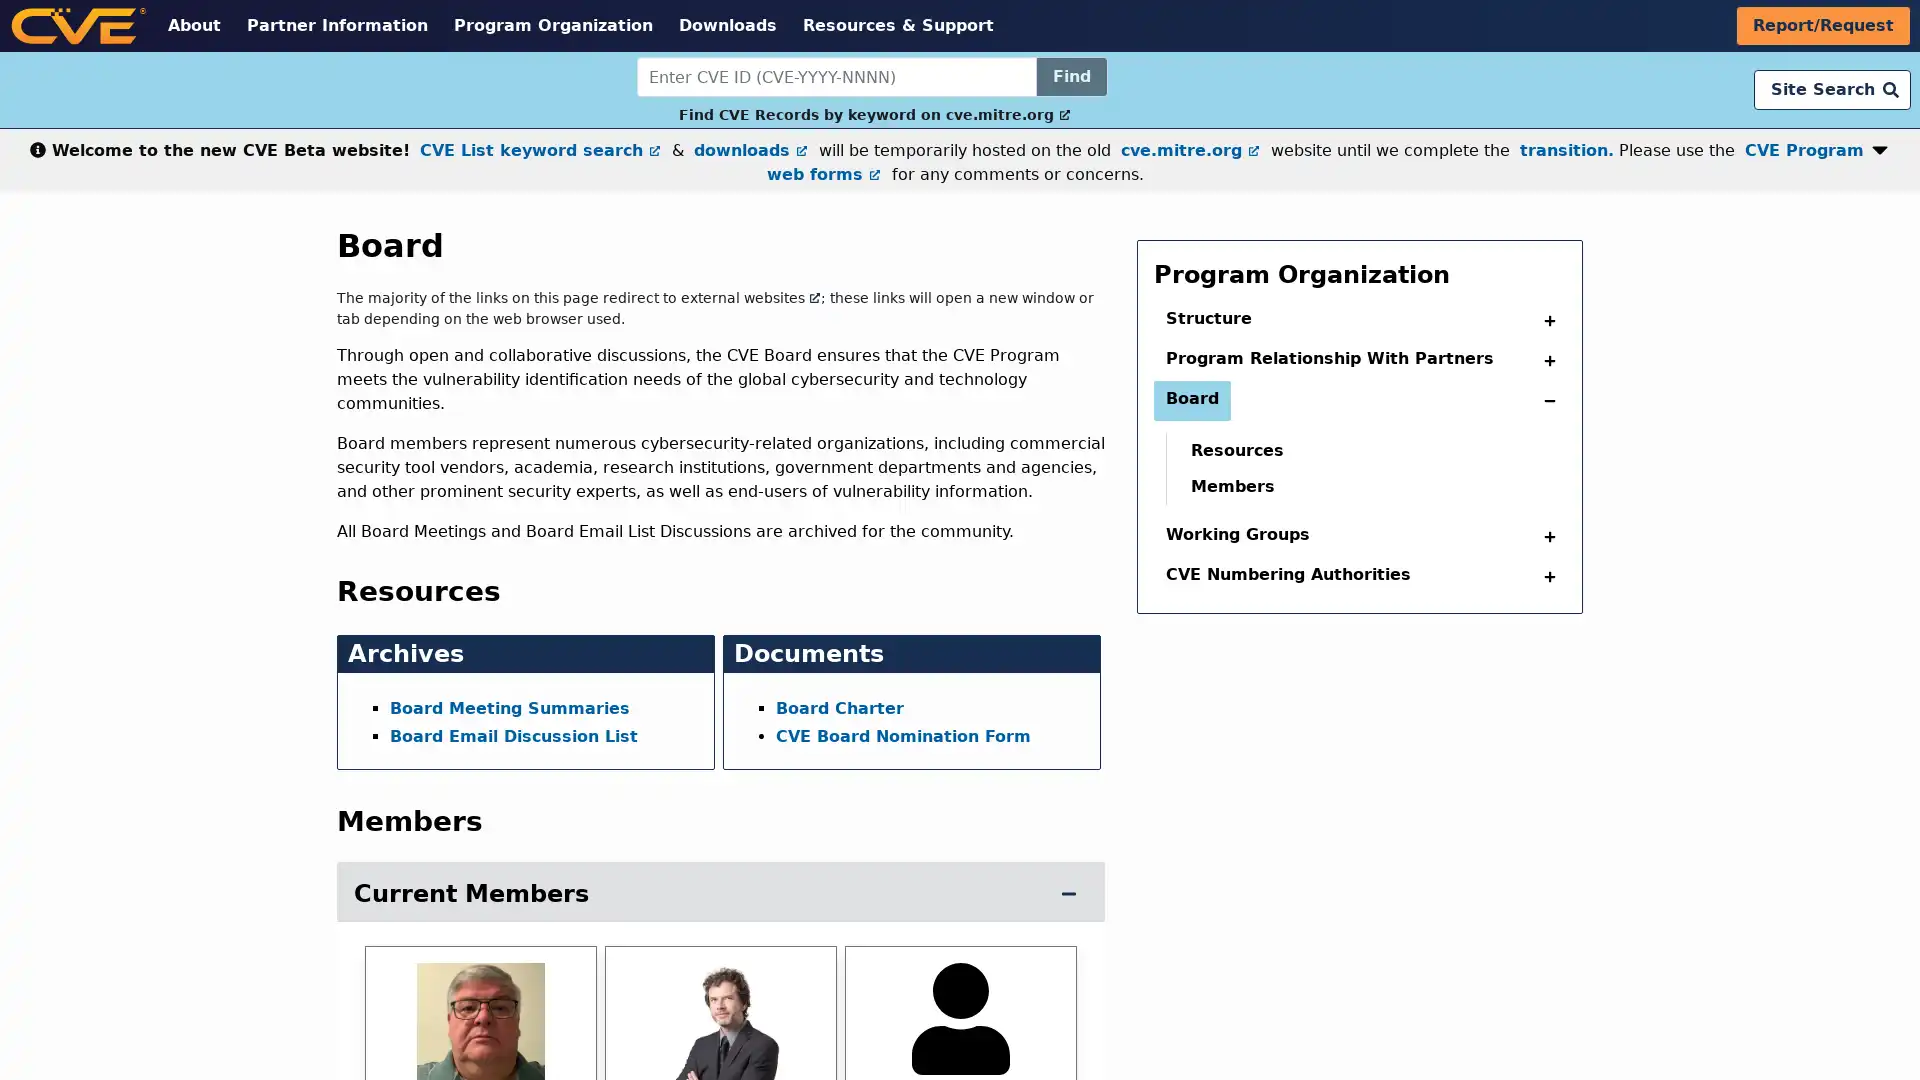 This screenshot has height=1080, width=1920. Describe the element at coordinates (1068, 893) in the screenshot. I see `expandCollapseCurrentMembers` at that location.